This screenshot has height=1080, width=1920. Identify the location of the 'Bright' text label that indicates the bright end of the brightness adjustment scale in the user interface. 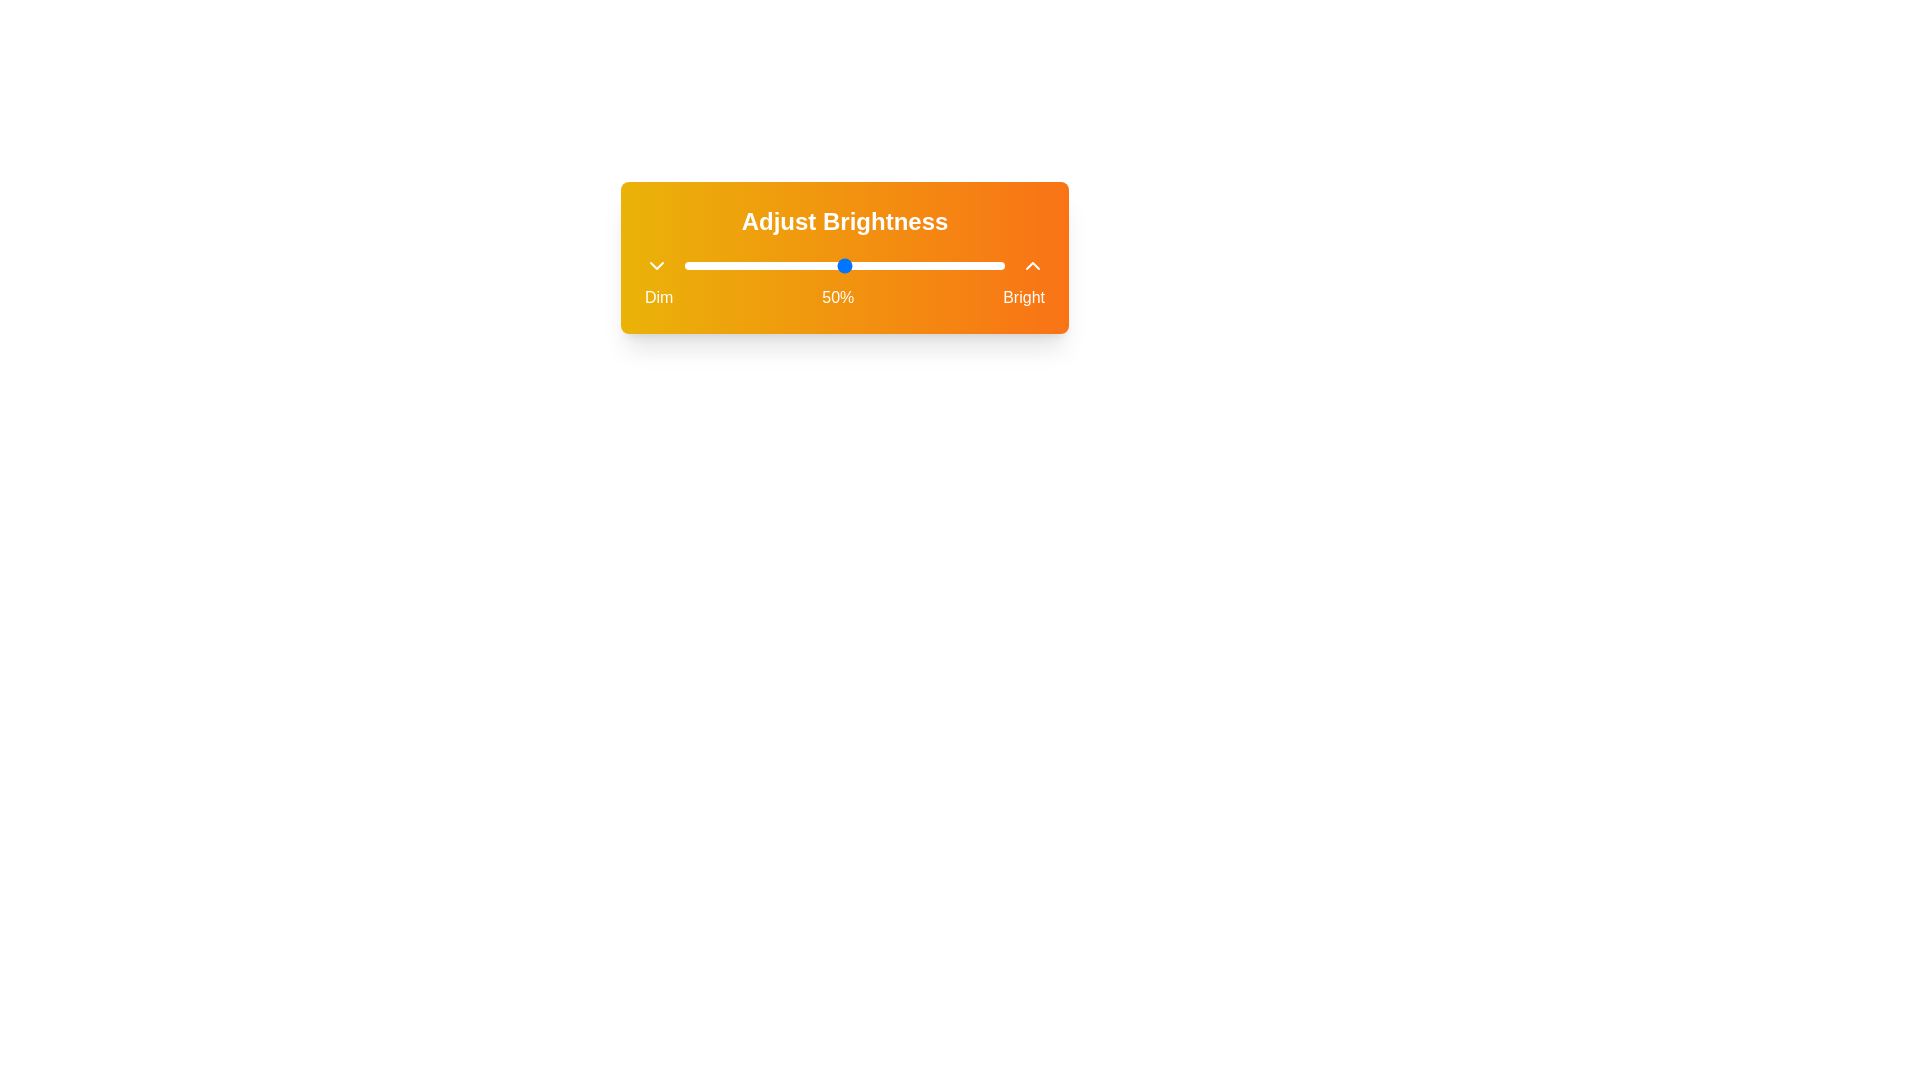
(1024, 297).